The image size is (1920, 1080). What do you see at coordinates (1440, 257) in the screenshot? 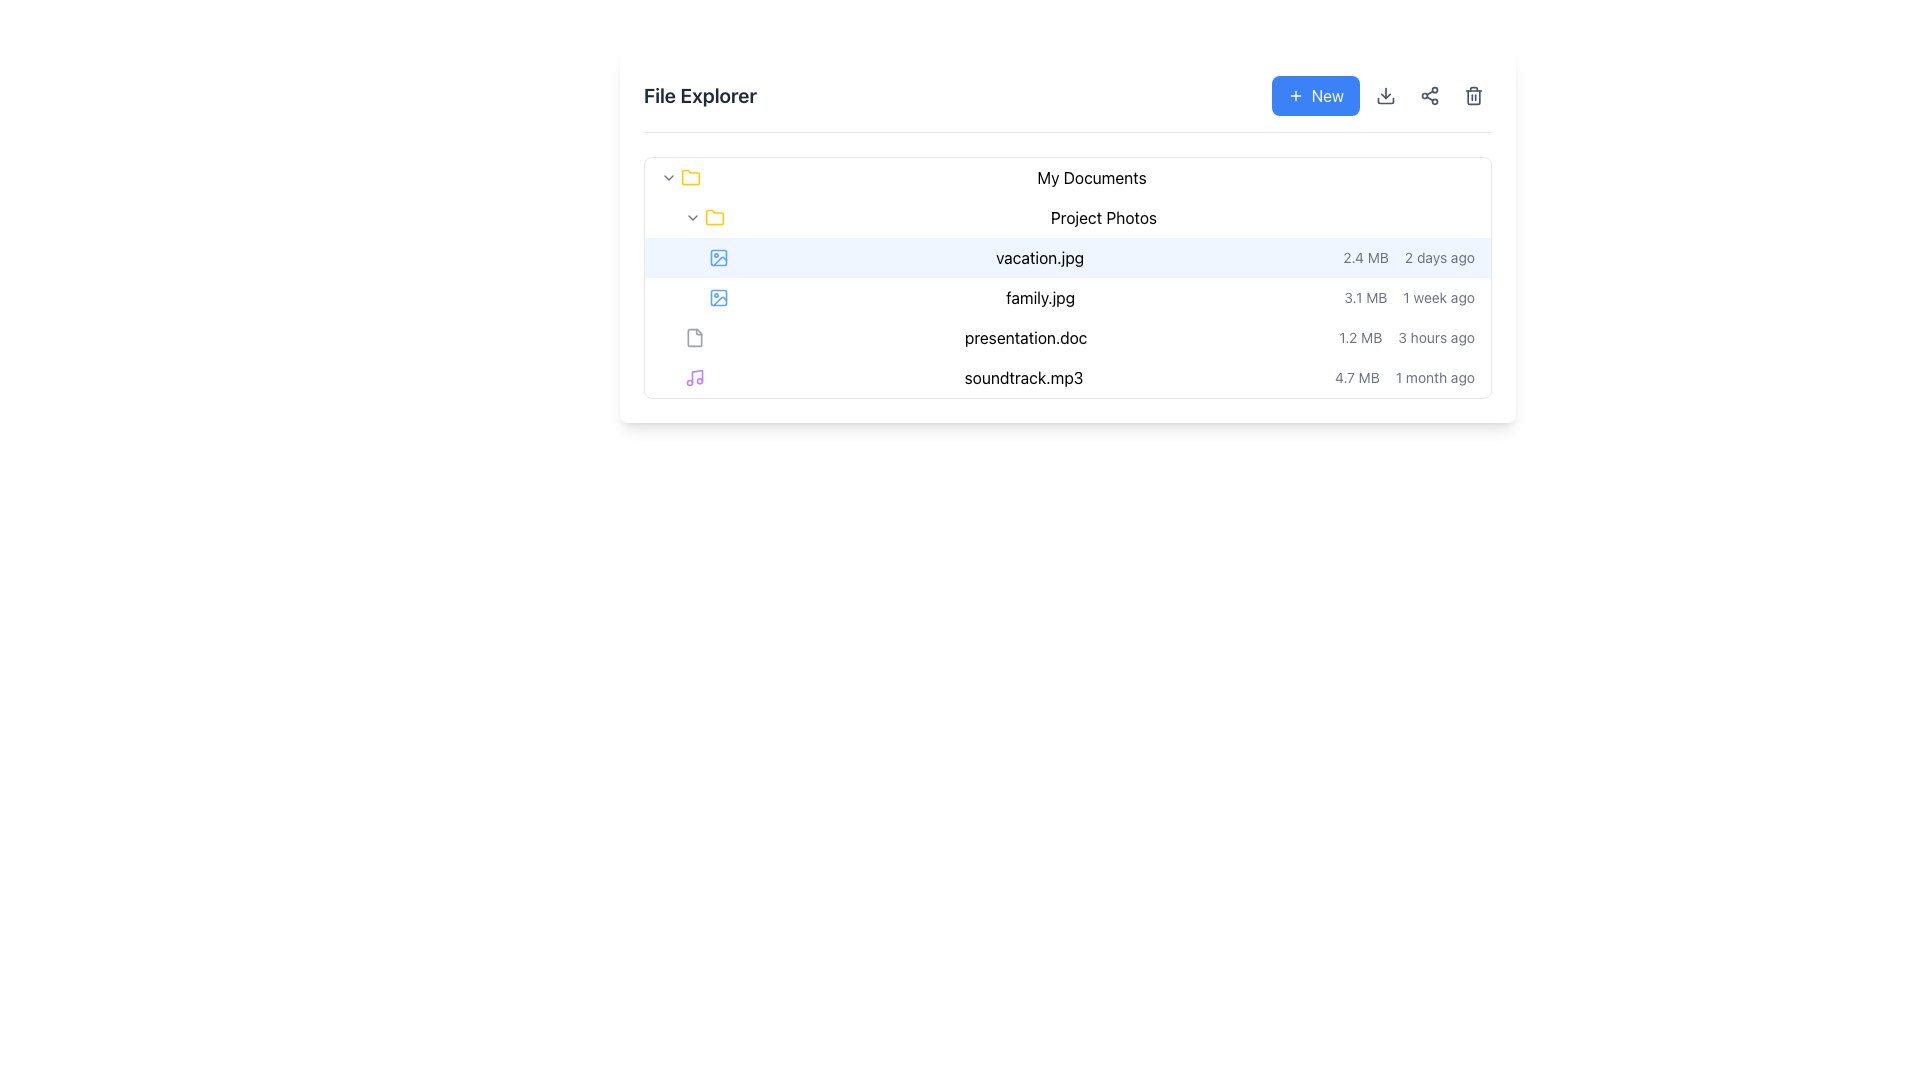
I see `the informational text indicating the last modification time of the file 'vacation.jpg', which is located to the far right of the file size information '2.4 MB'` at bounding box center [1440, 257].